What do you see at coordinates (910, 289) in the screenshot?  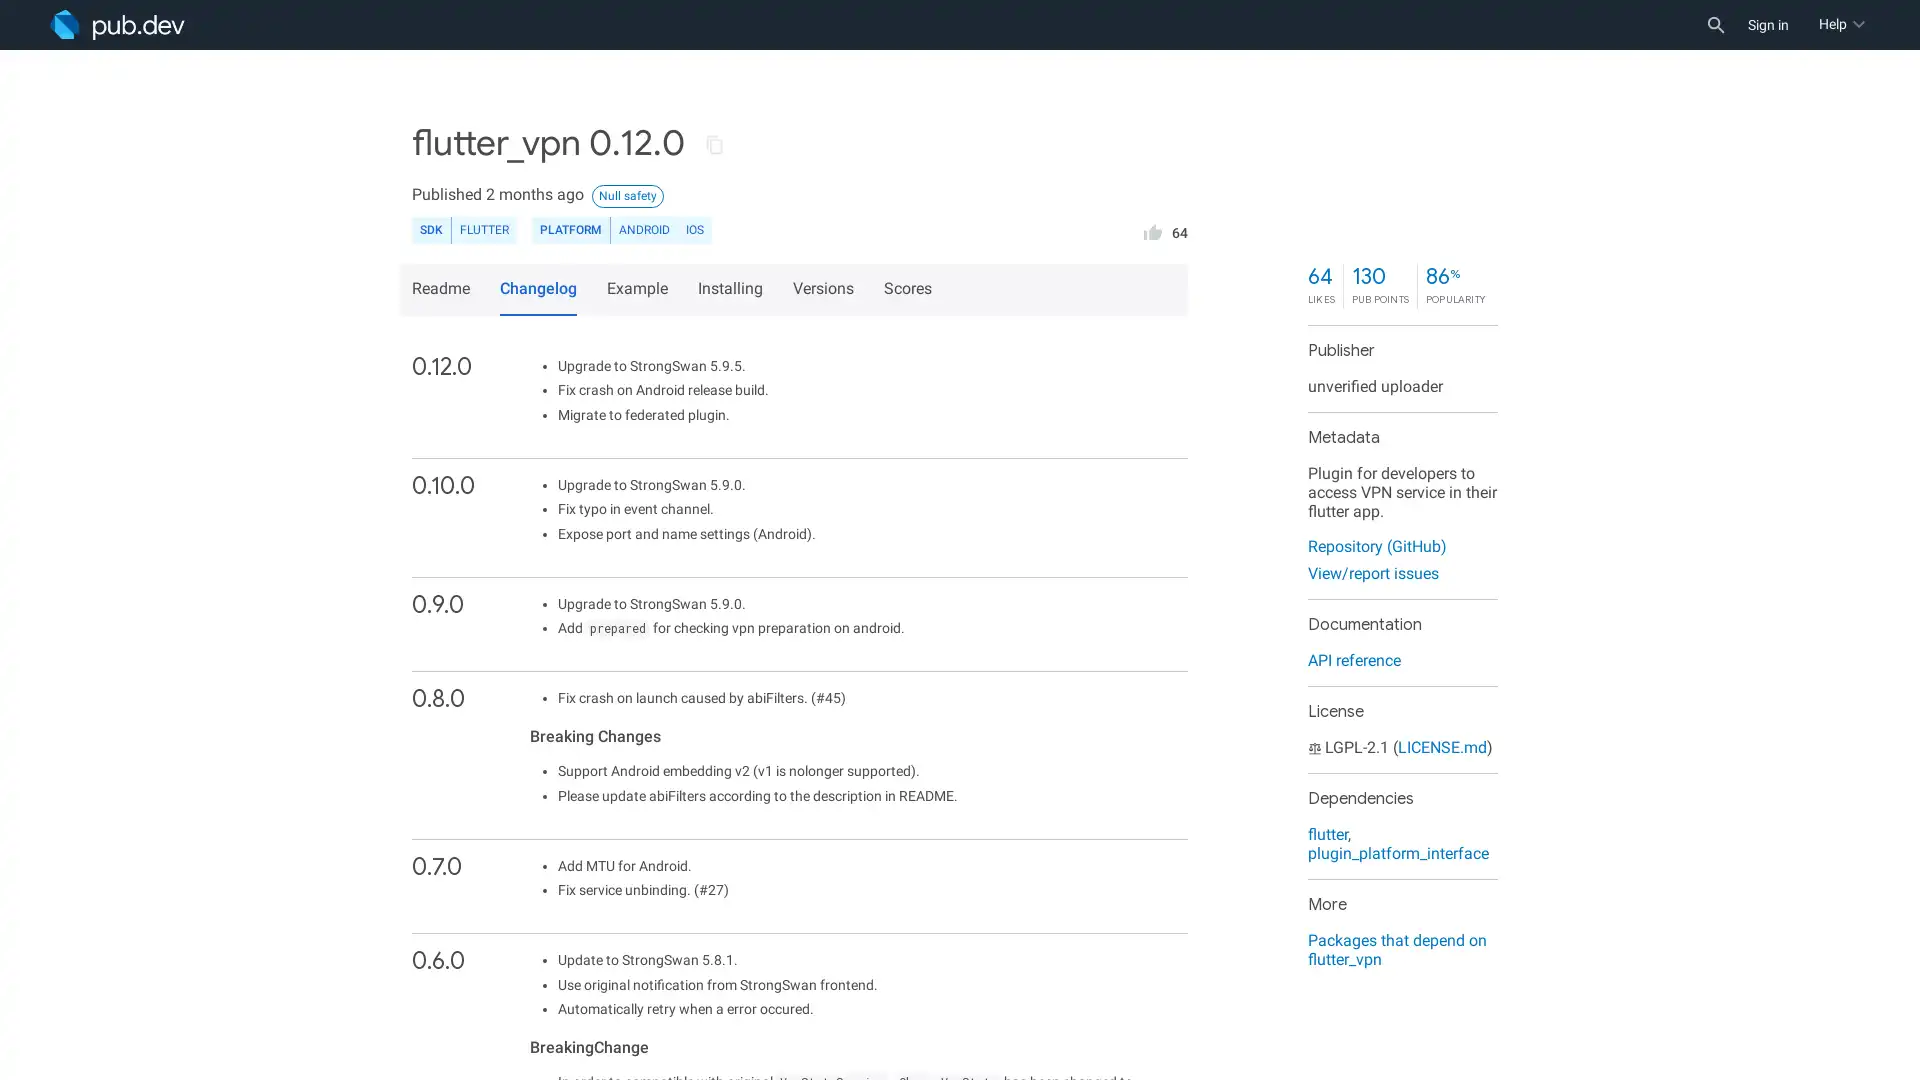 I see `Scores` at bounding box center [910, 289].